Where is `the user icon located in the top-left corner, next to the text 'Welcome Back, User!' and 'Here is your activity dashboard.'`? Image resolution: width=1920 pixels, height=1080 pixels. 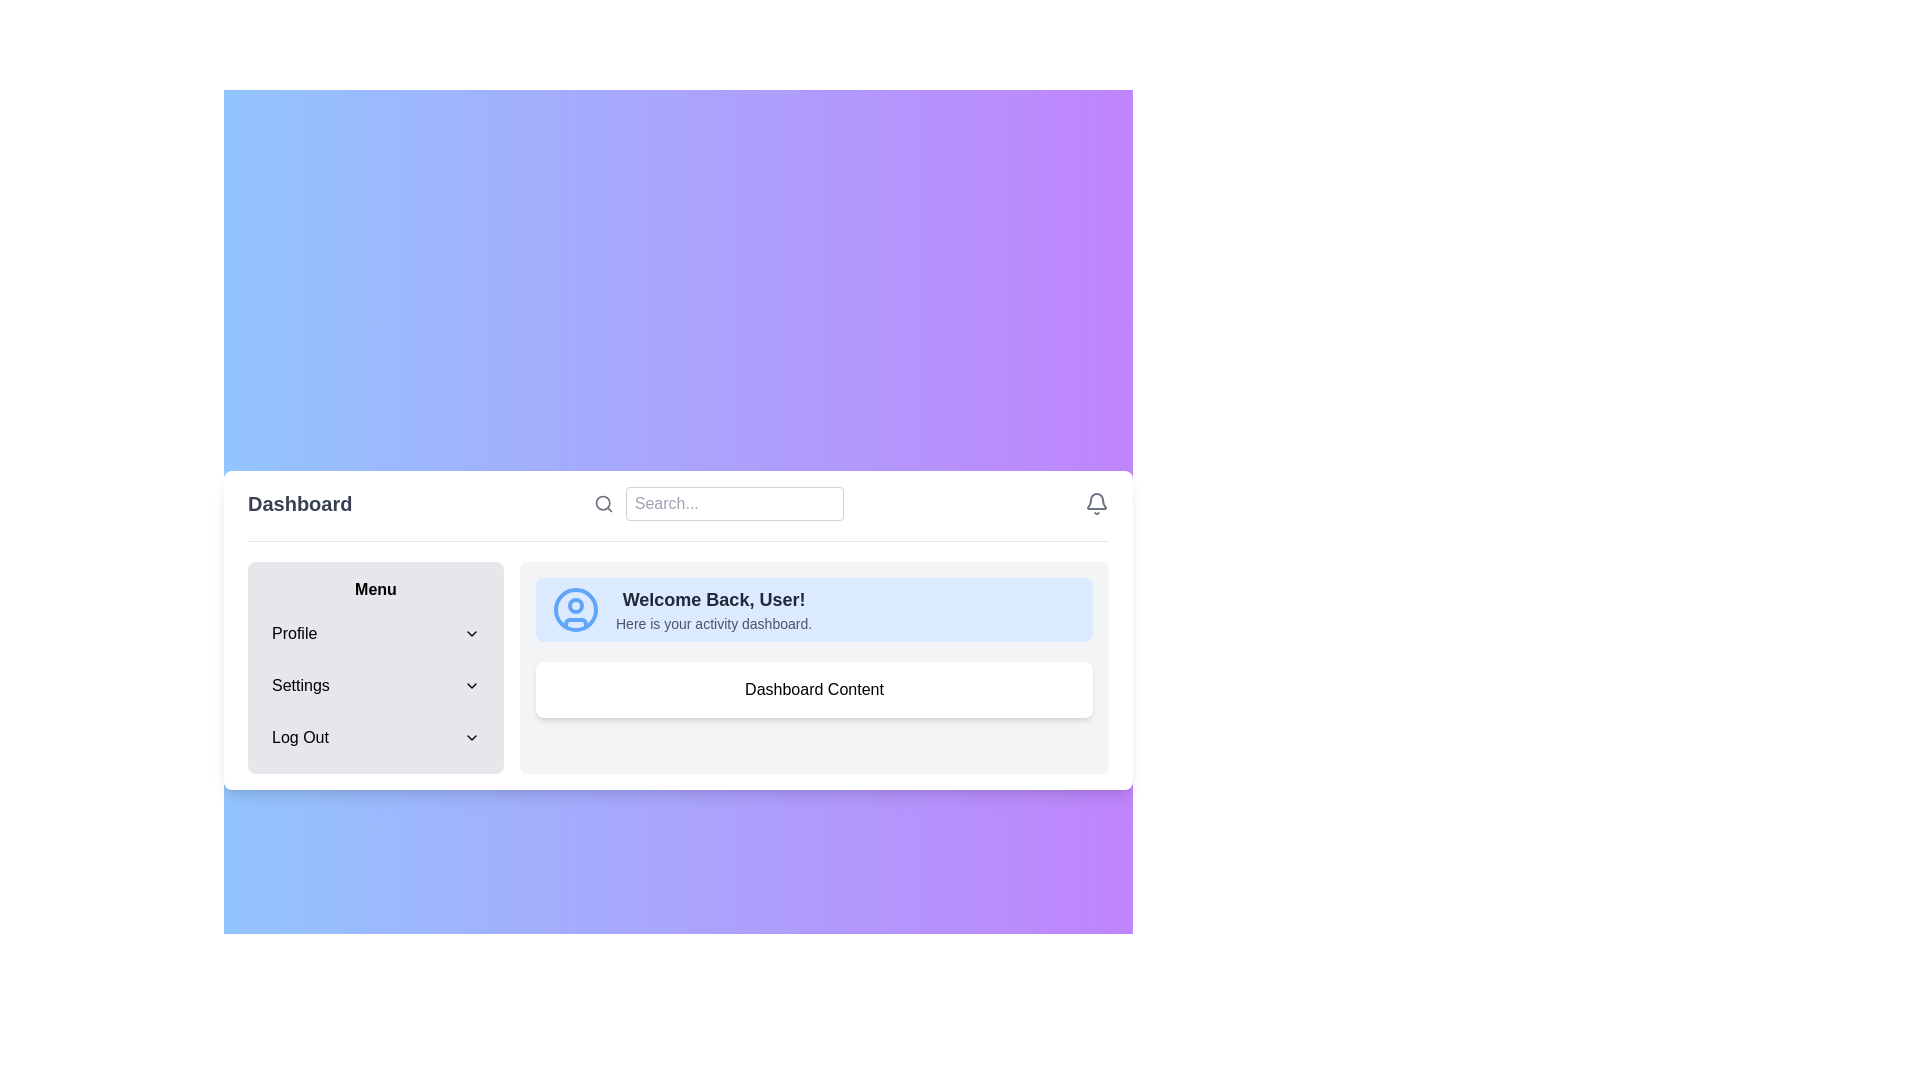 the user icon located in the top-left corner, next to the text 'Welcome Back, User!' and 'Here is your activity dashboard.' is located at coordinates (575, 608).